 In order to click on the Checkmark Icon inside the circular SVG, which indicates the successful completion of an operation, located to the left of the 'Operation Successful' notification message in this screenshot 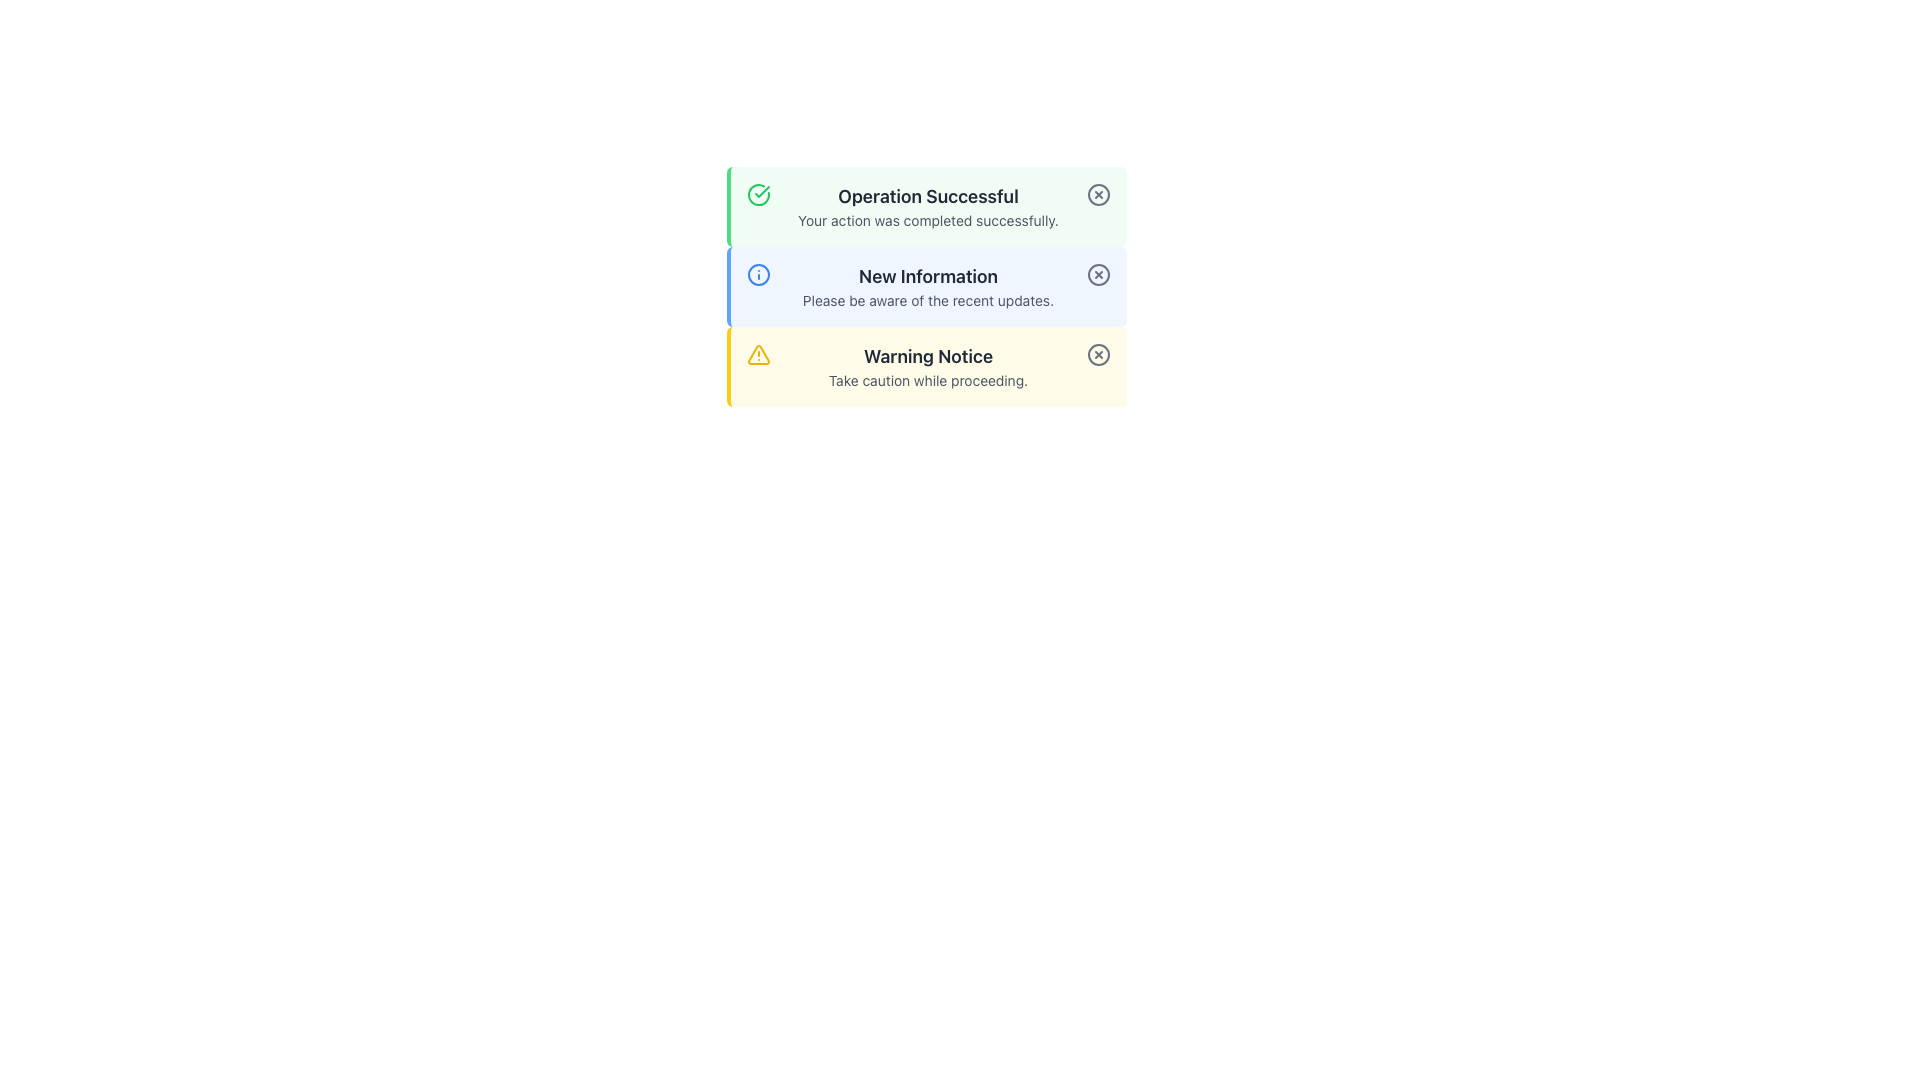, I will do `click(761, 192)`.